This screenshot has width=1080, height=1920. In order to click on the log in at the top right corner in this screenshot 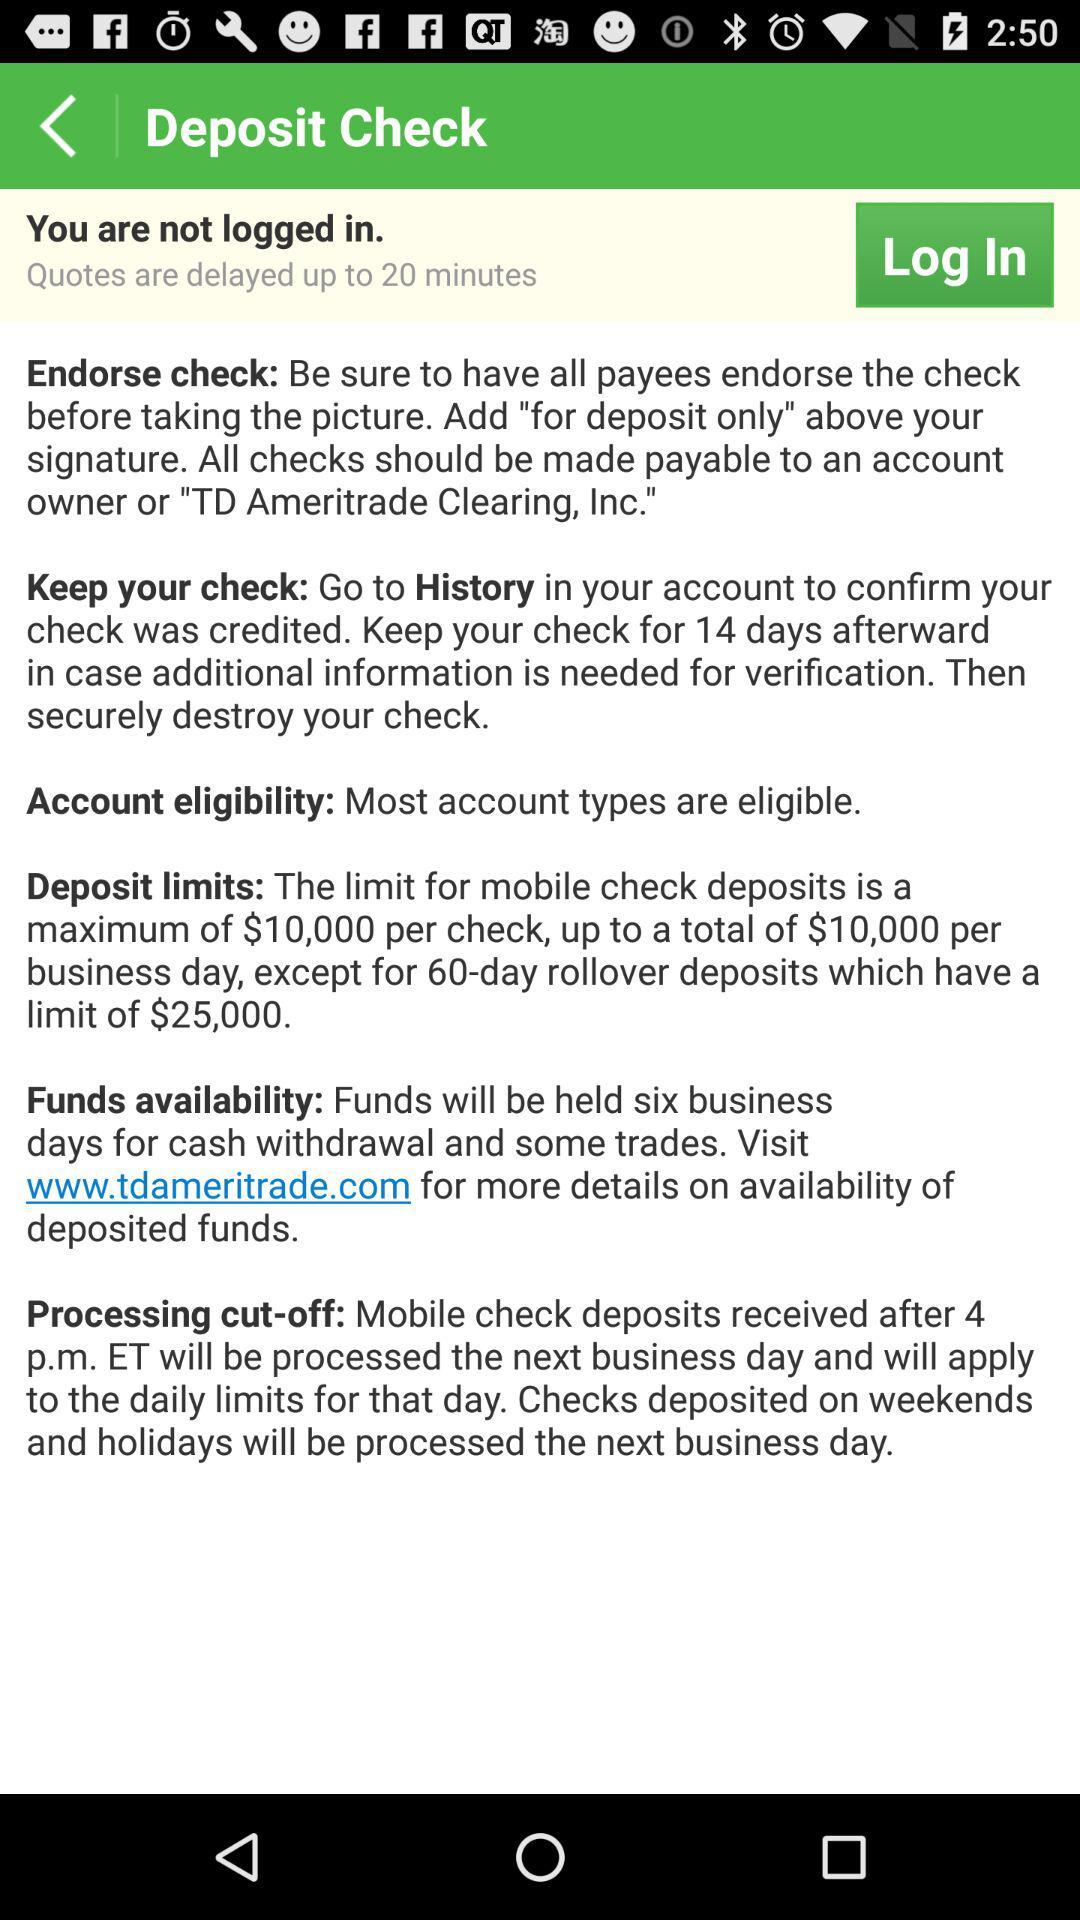, I will do `click(953, 253)`.